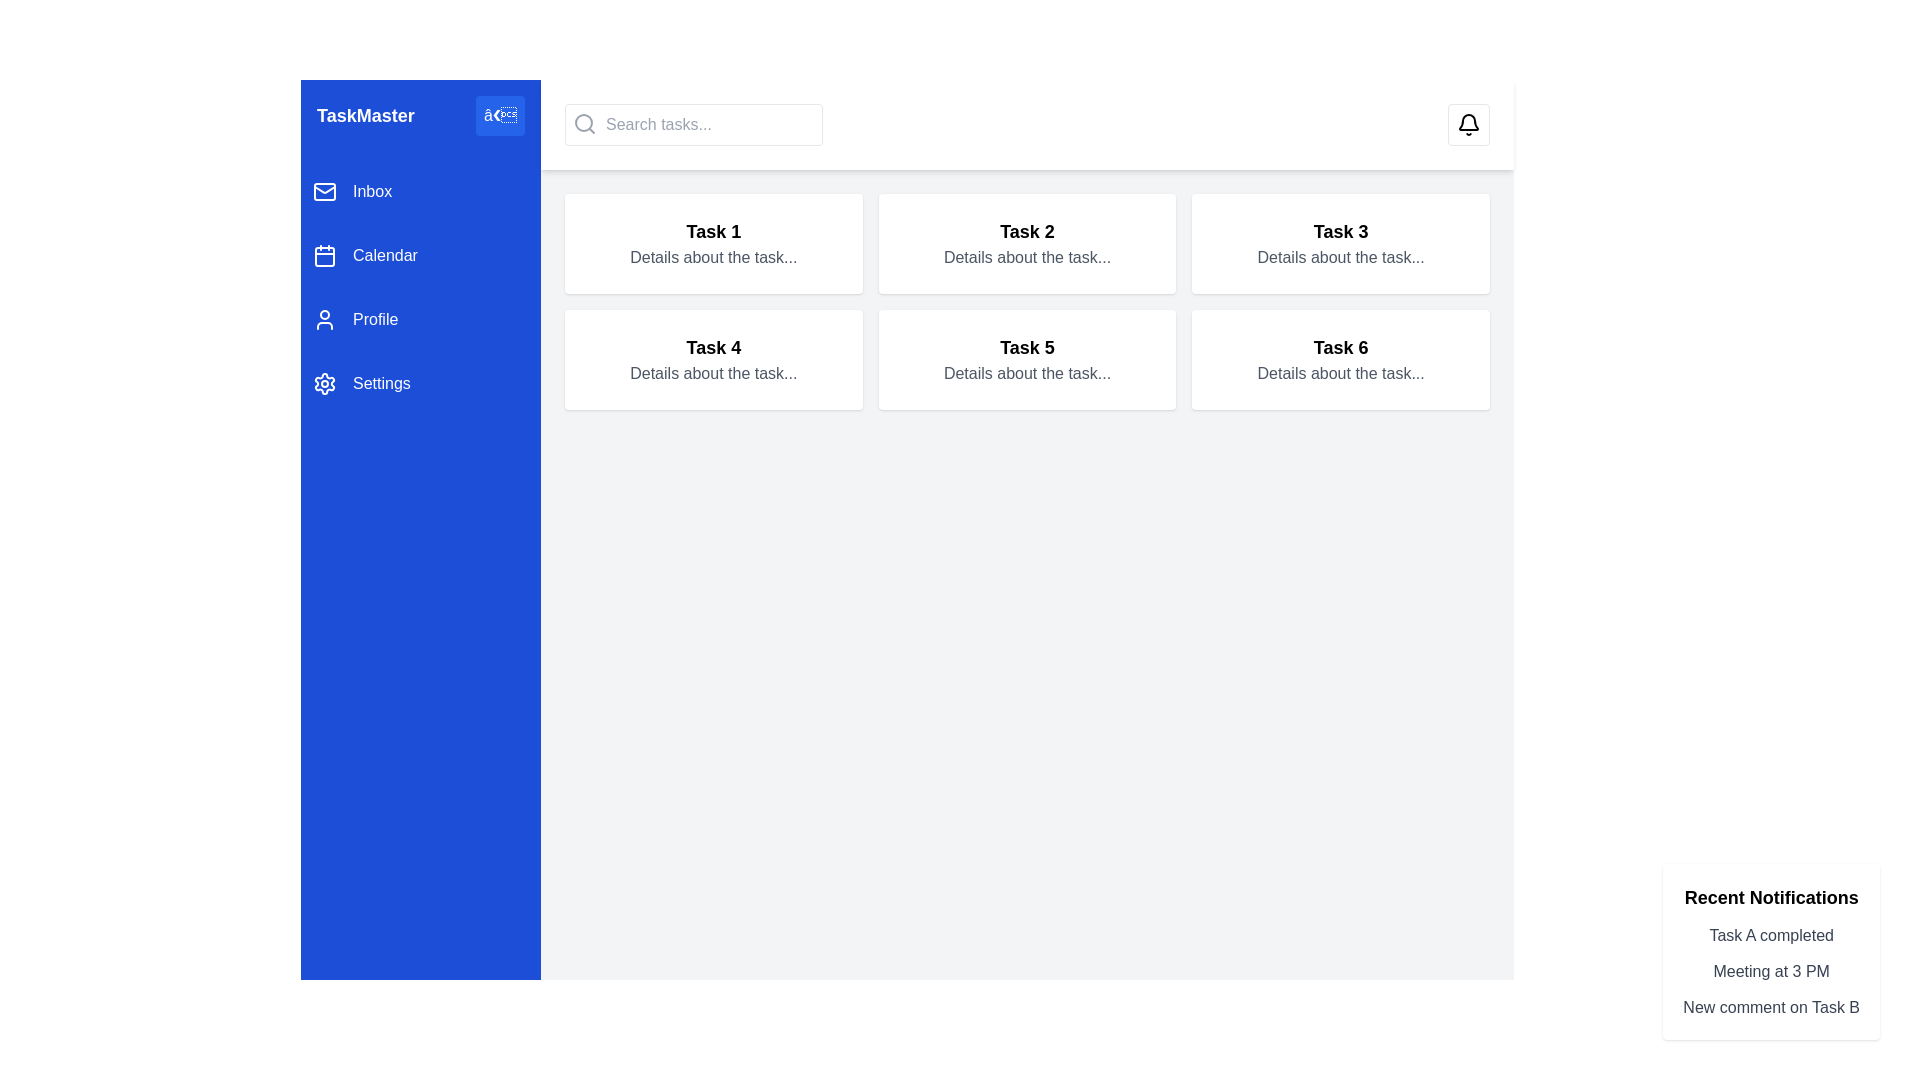 The height and width of the screenshot is (1080, 1920). What do you see at coordinates (420, 192) in the screenshot?
I see `the 'Inbox' menu item in the vertical menu panel on the left side of the interface` at bounding box center [420, 192].